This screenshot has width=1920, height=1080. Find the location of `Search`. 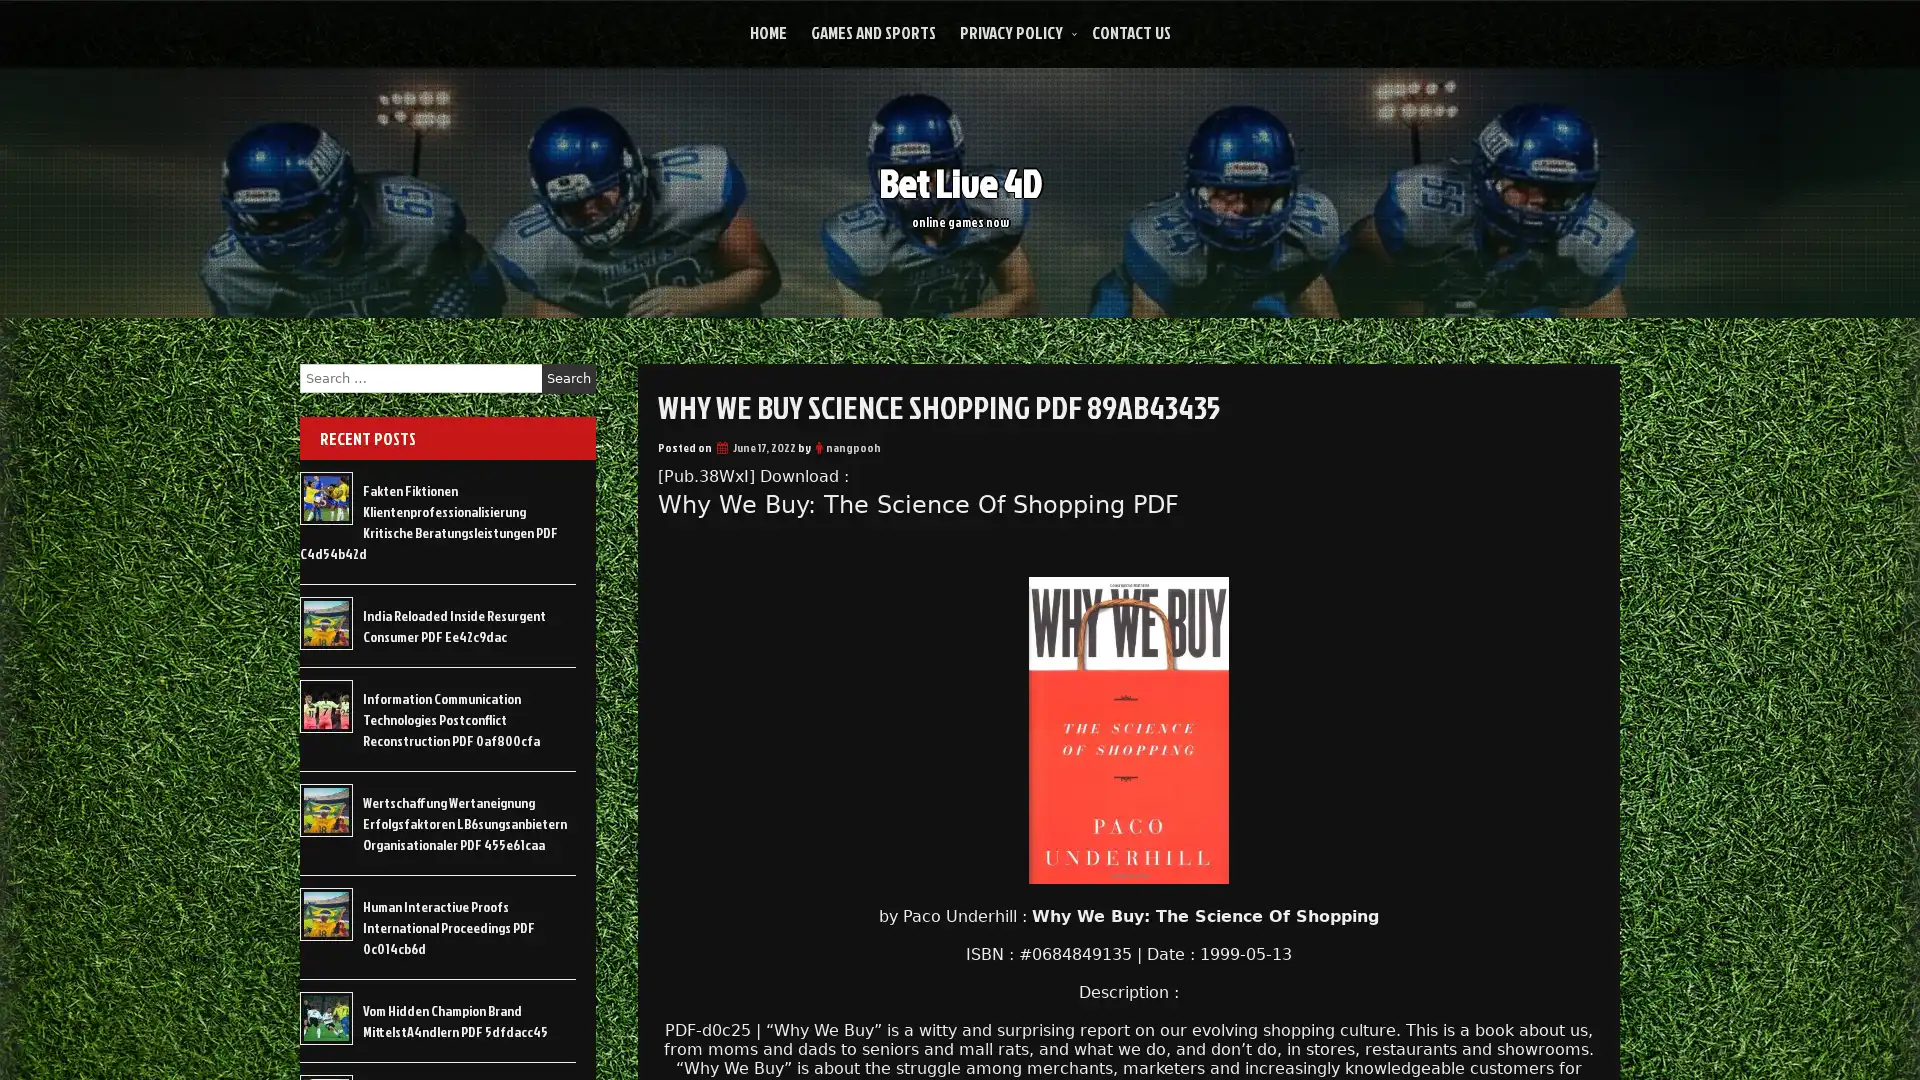

Search is located at coordinates (568, 378).